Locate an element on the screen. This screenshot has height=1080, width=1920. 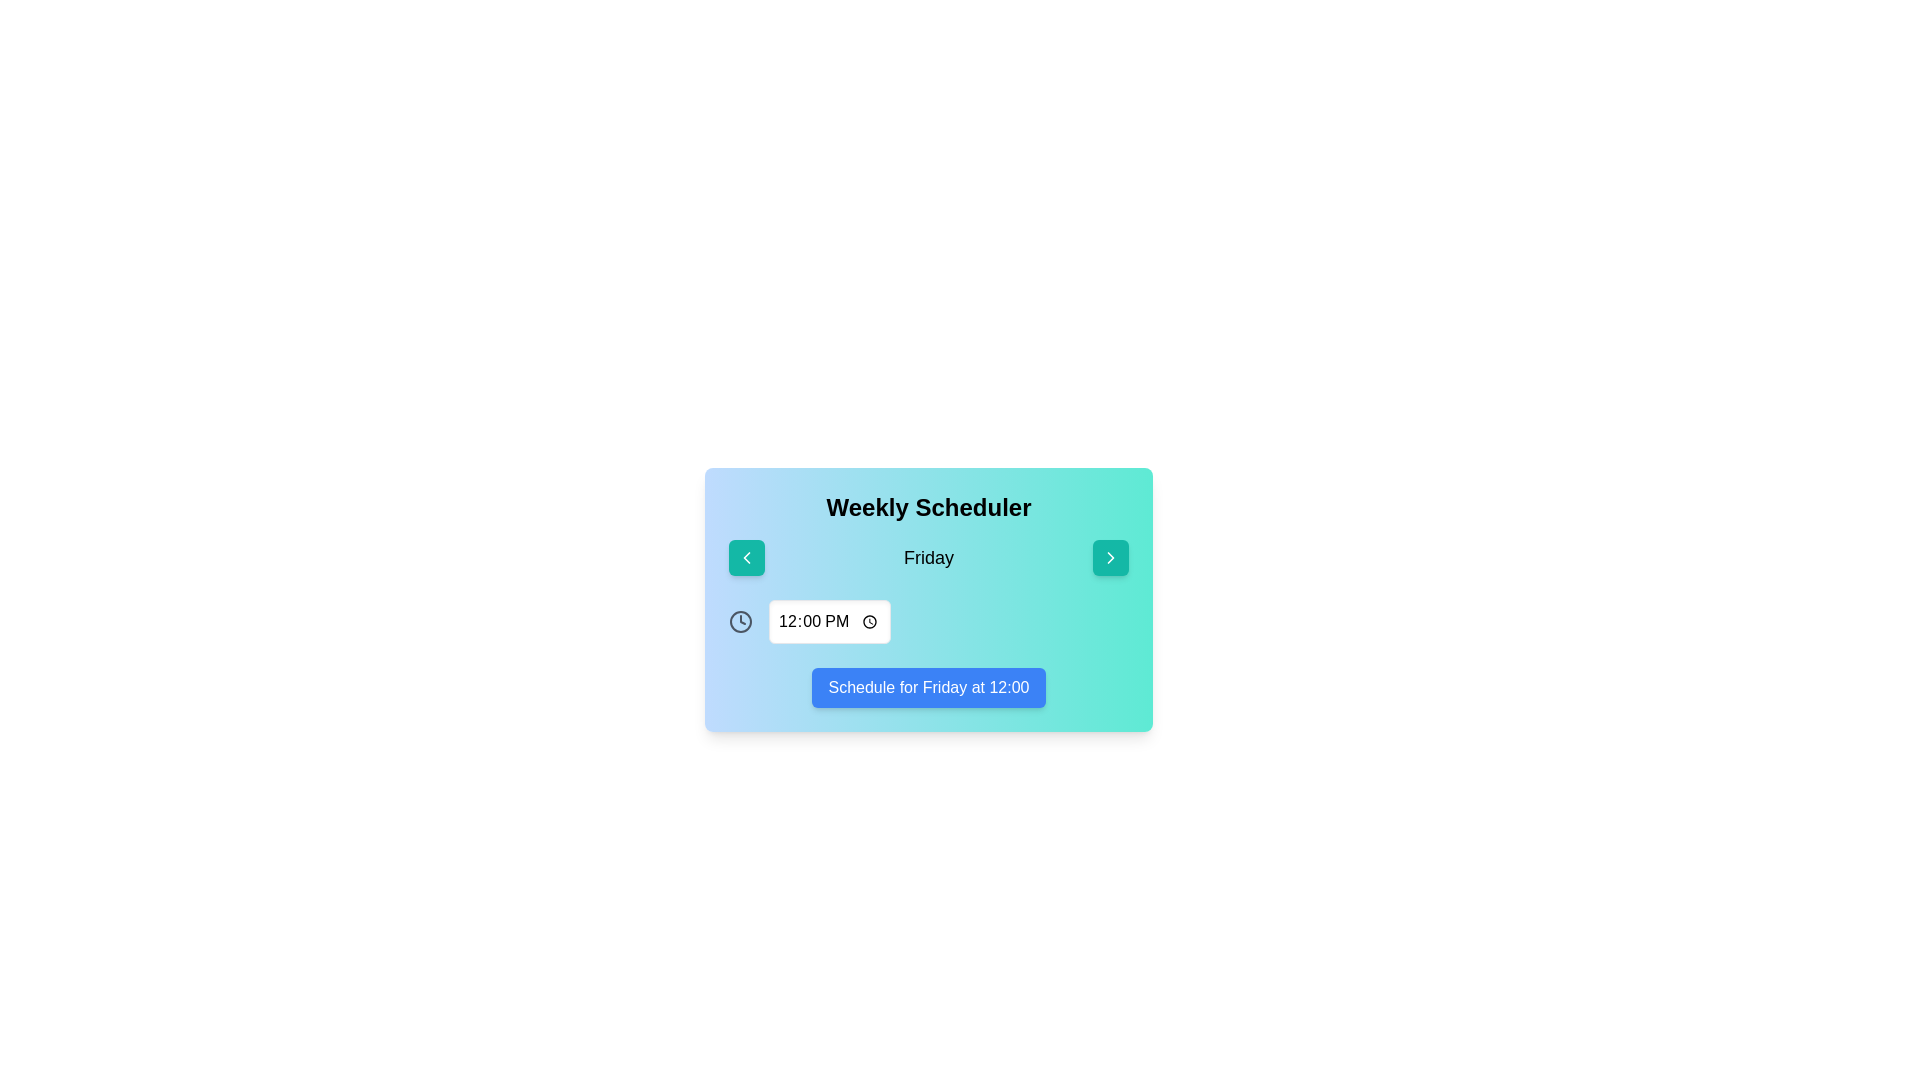
the icon that serves as a time input indicator, located to the left of the time input field is located at coordinates (739, 620).